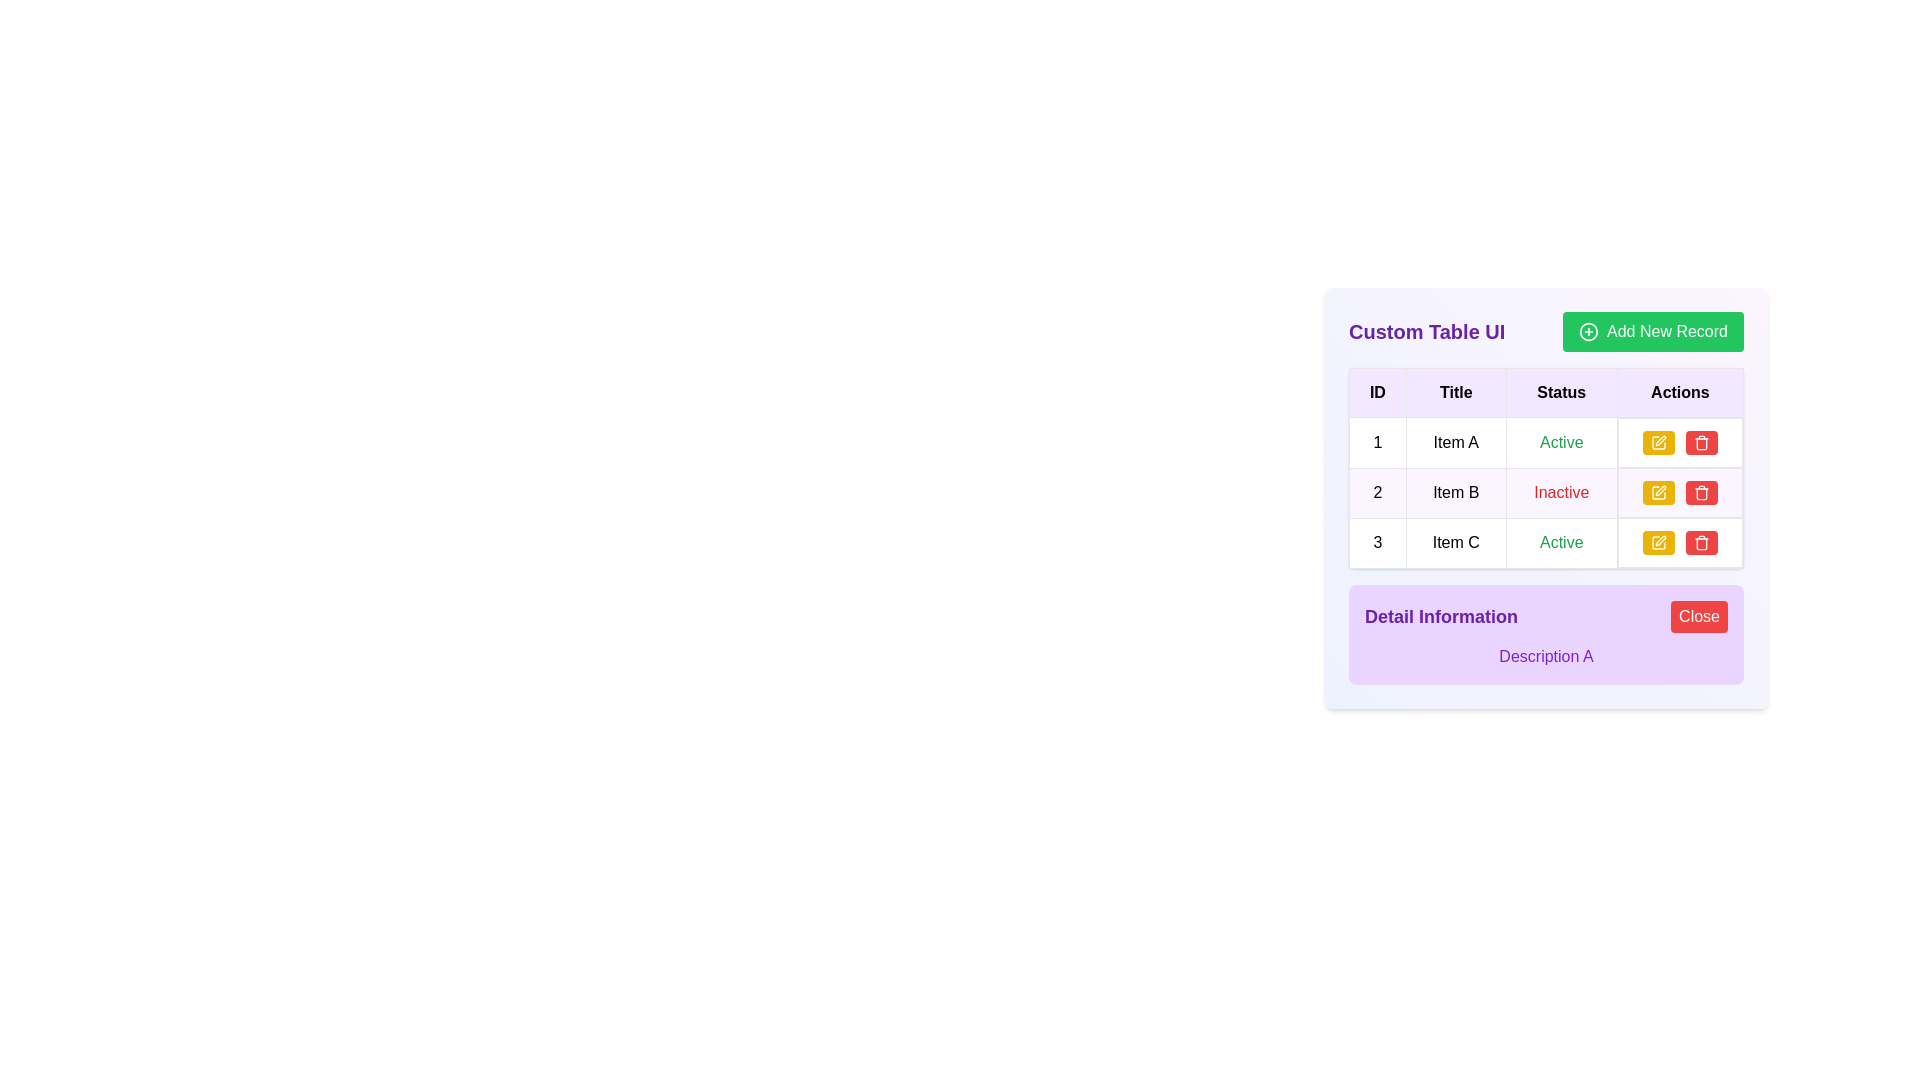 The image size is (1920, 1080). Describe the element at coordinates (1680, 442) in the screenshot. I see `the edit button with a yellow background and a pencil icon in the Actions column of the first row corresponding to 'Item A' to modify the record` at that location.